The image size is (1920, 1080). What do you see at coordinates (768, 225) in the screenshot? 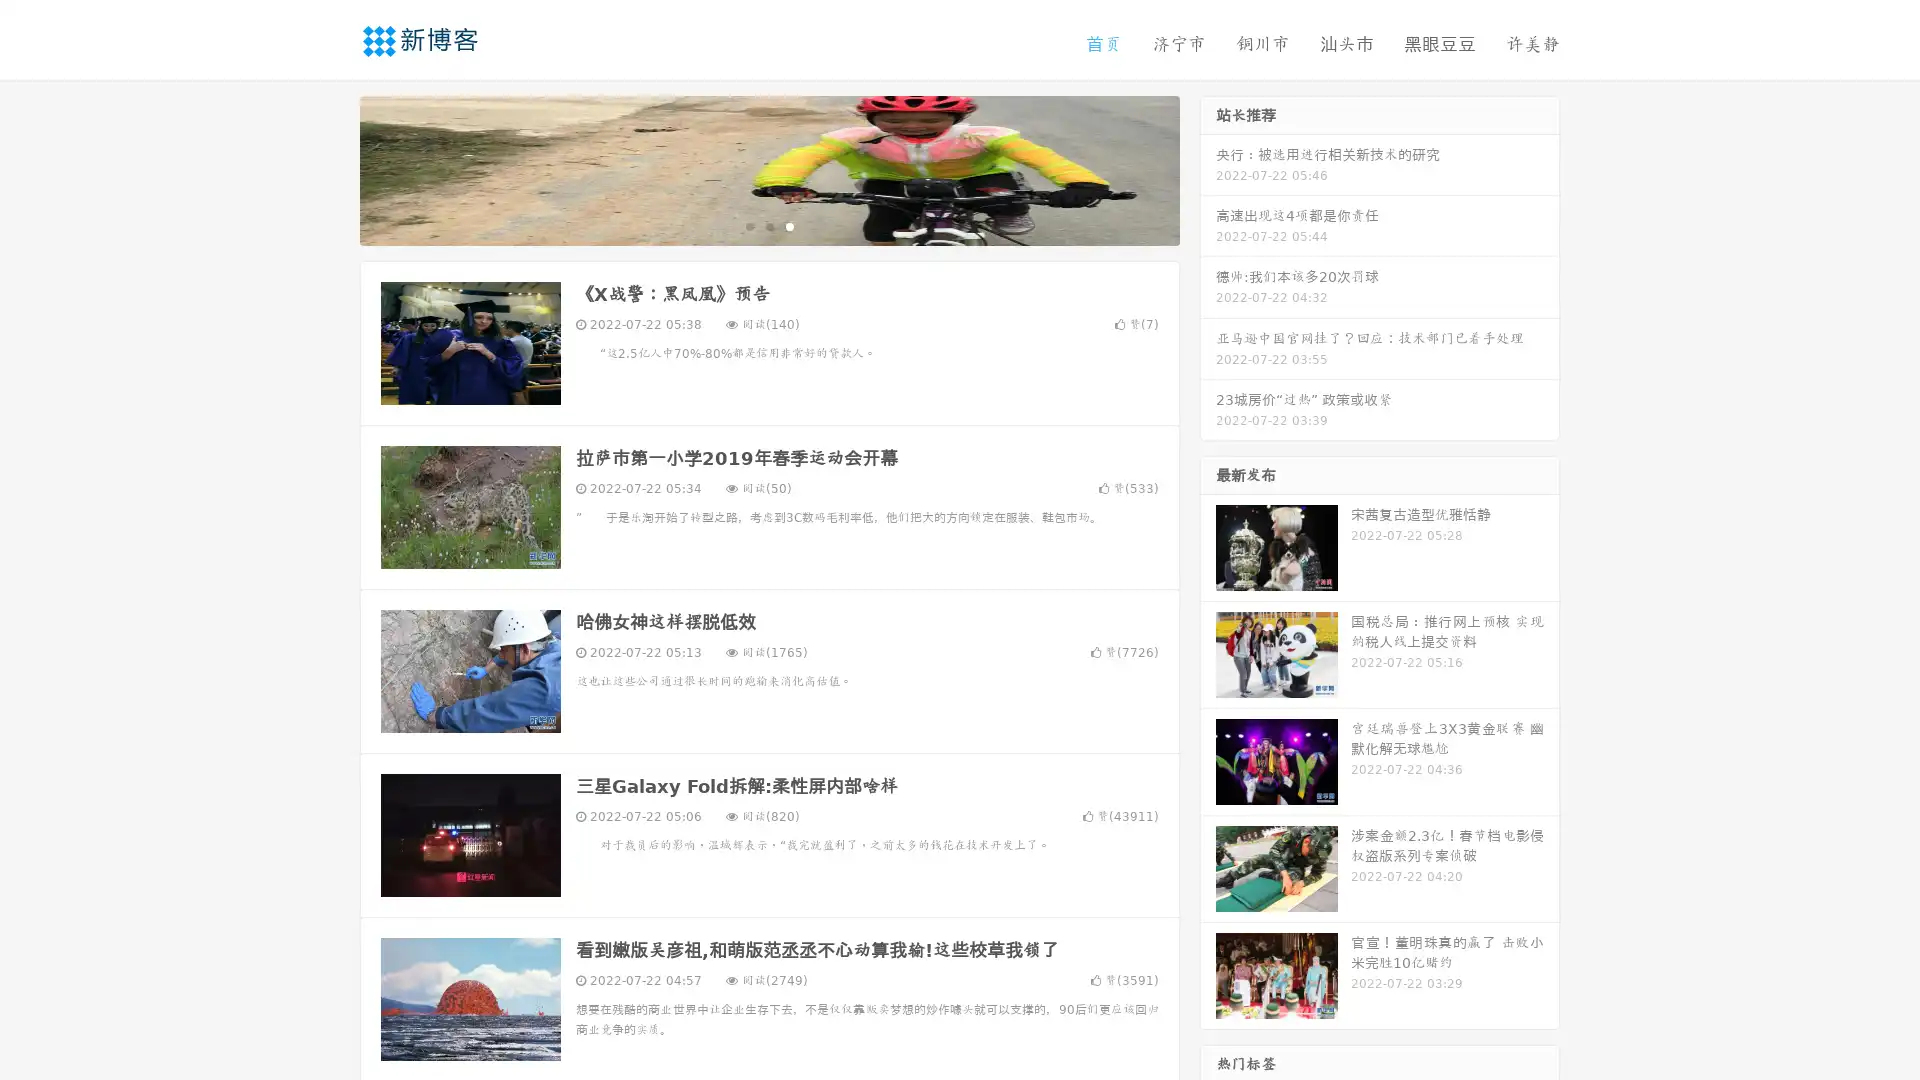
I see `Go to slide 2` at bounding box center [768, 225].